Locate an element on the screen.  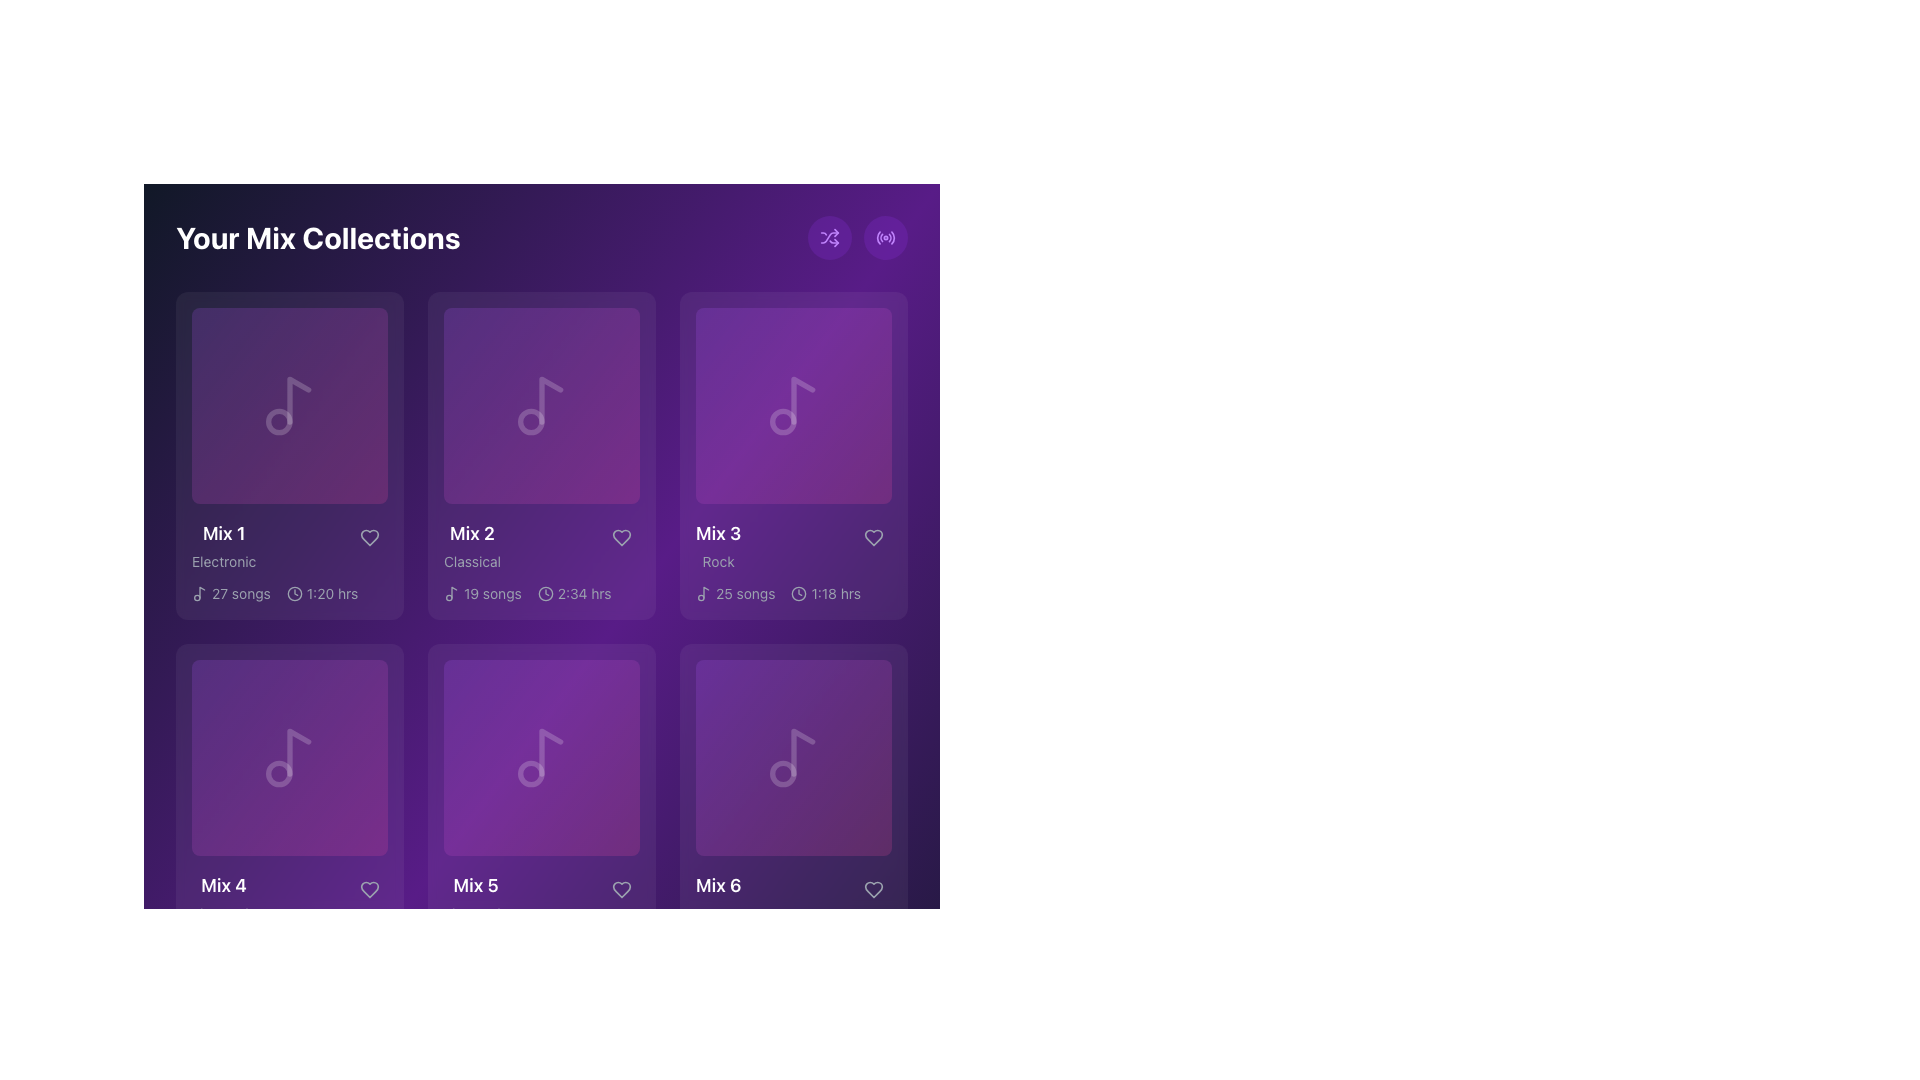
the music-related icon located on the 'Mix 3' card, which is the third item in the first row of the grid-like arrangement is located at coordinates (706, 591).